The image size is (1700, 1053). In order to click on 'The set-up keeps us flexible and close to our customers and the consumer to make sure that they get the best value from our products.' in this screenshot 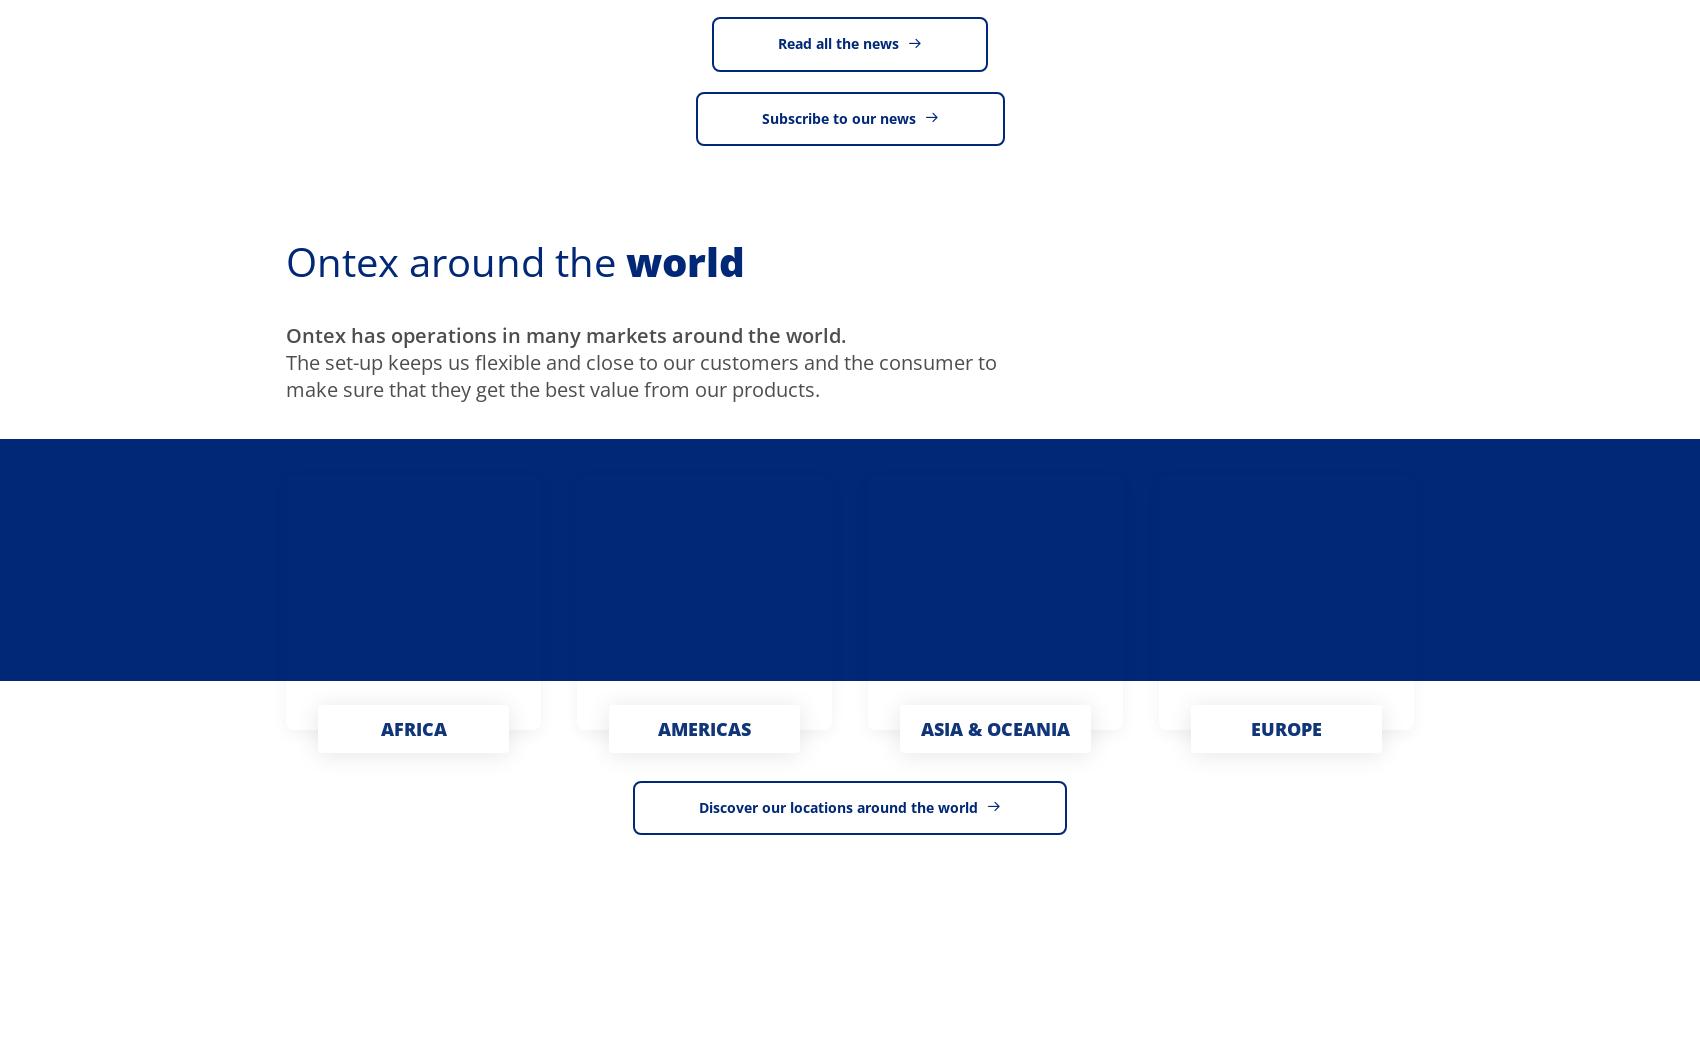, I will do `click(285, 375)`.